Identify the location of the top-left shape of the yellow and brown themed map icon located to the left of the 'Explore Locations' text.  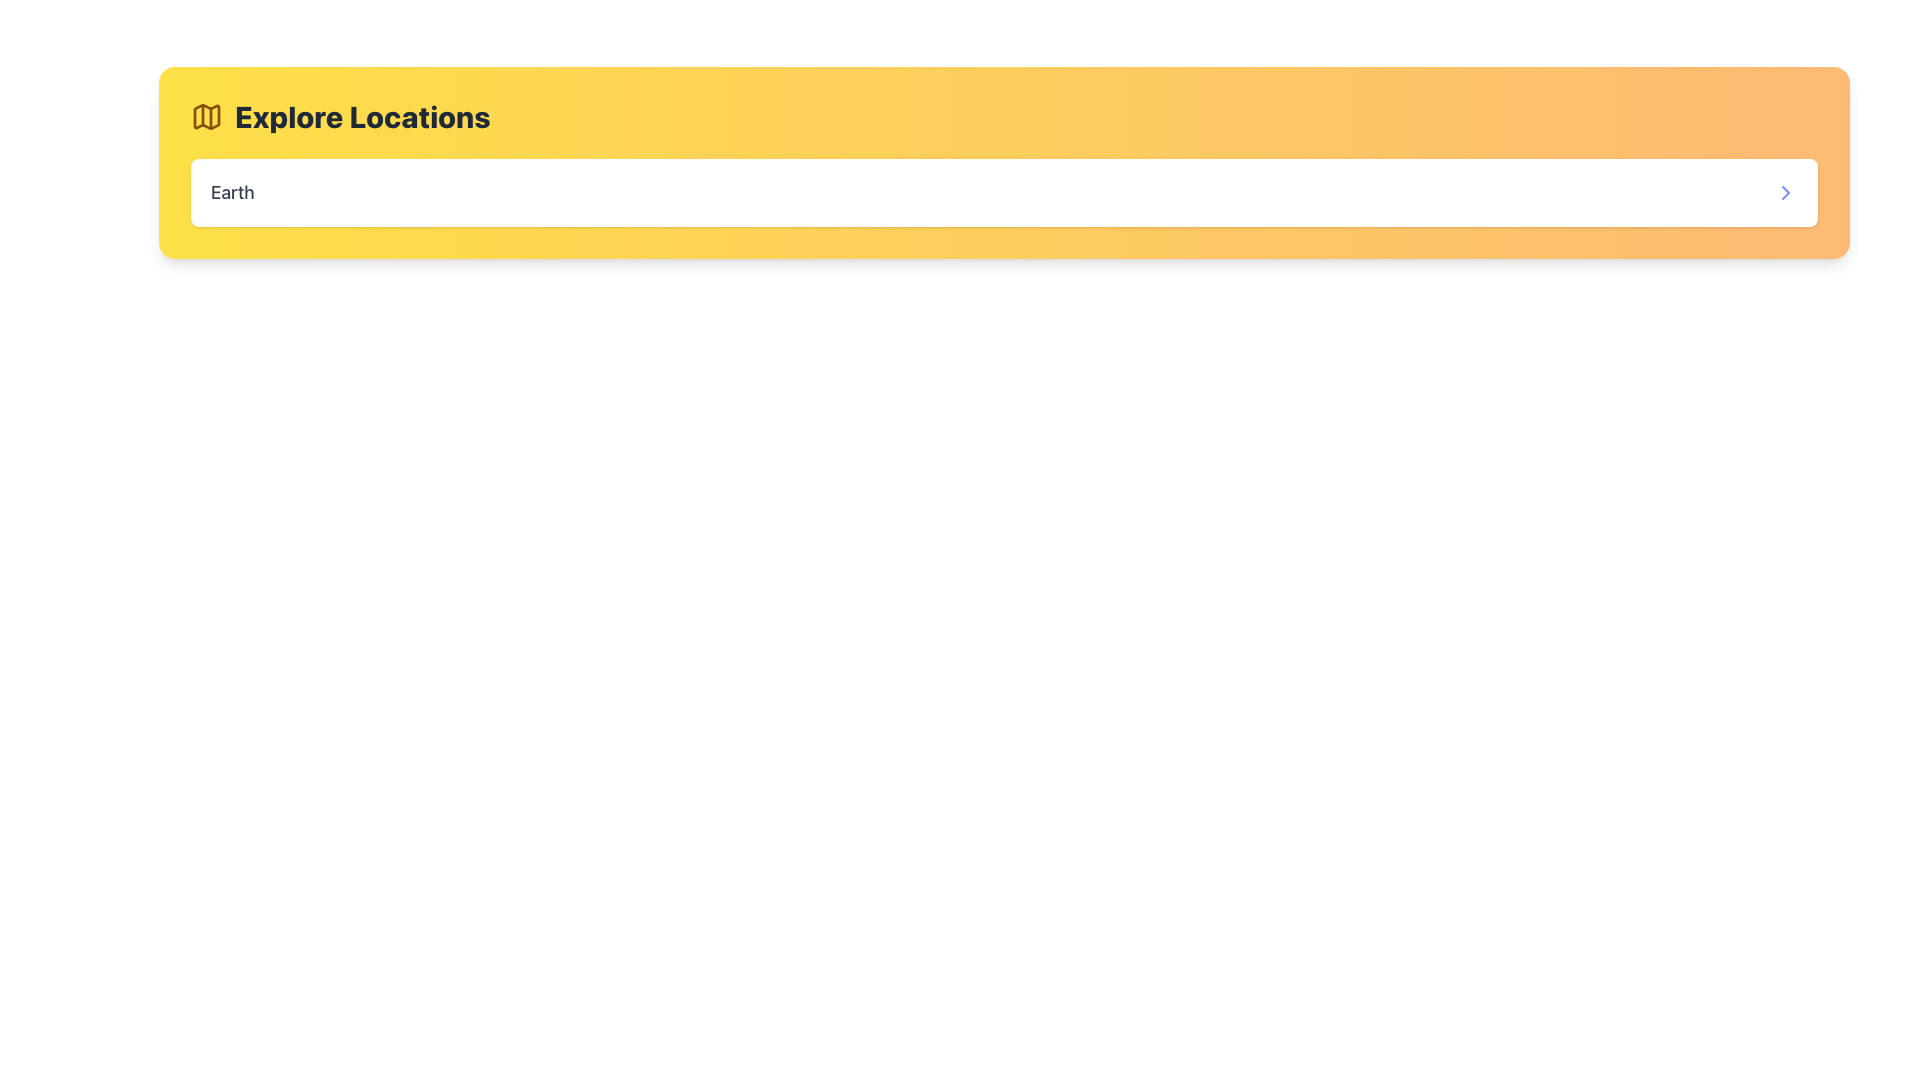
(206, 116).